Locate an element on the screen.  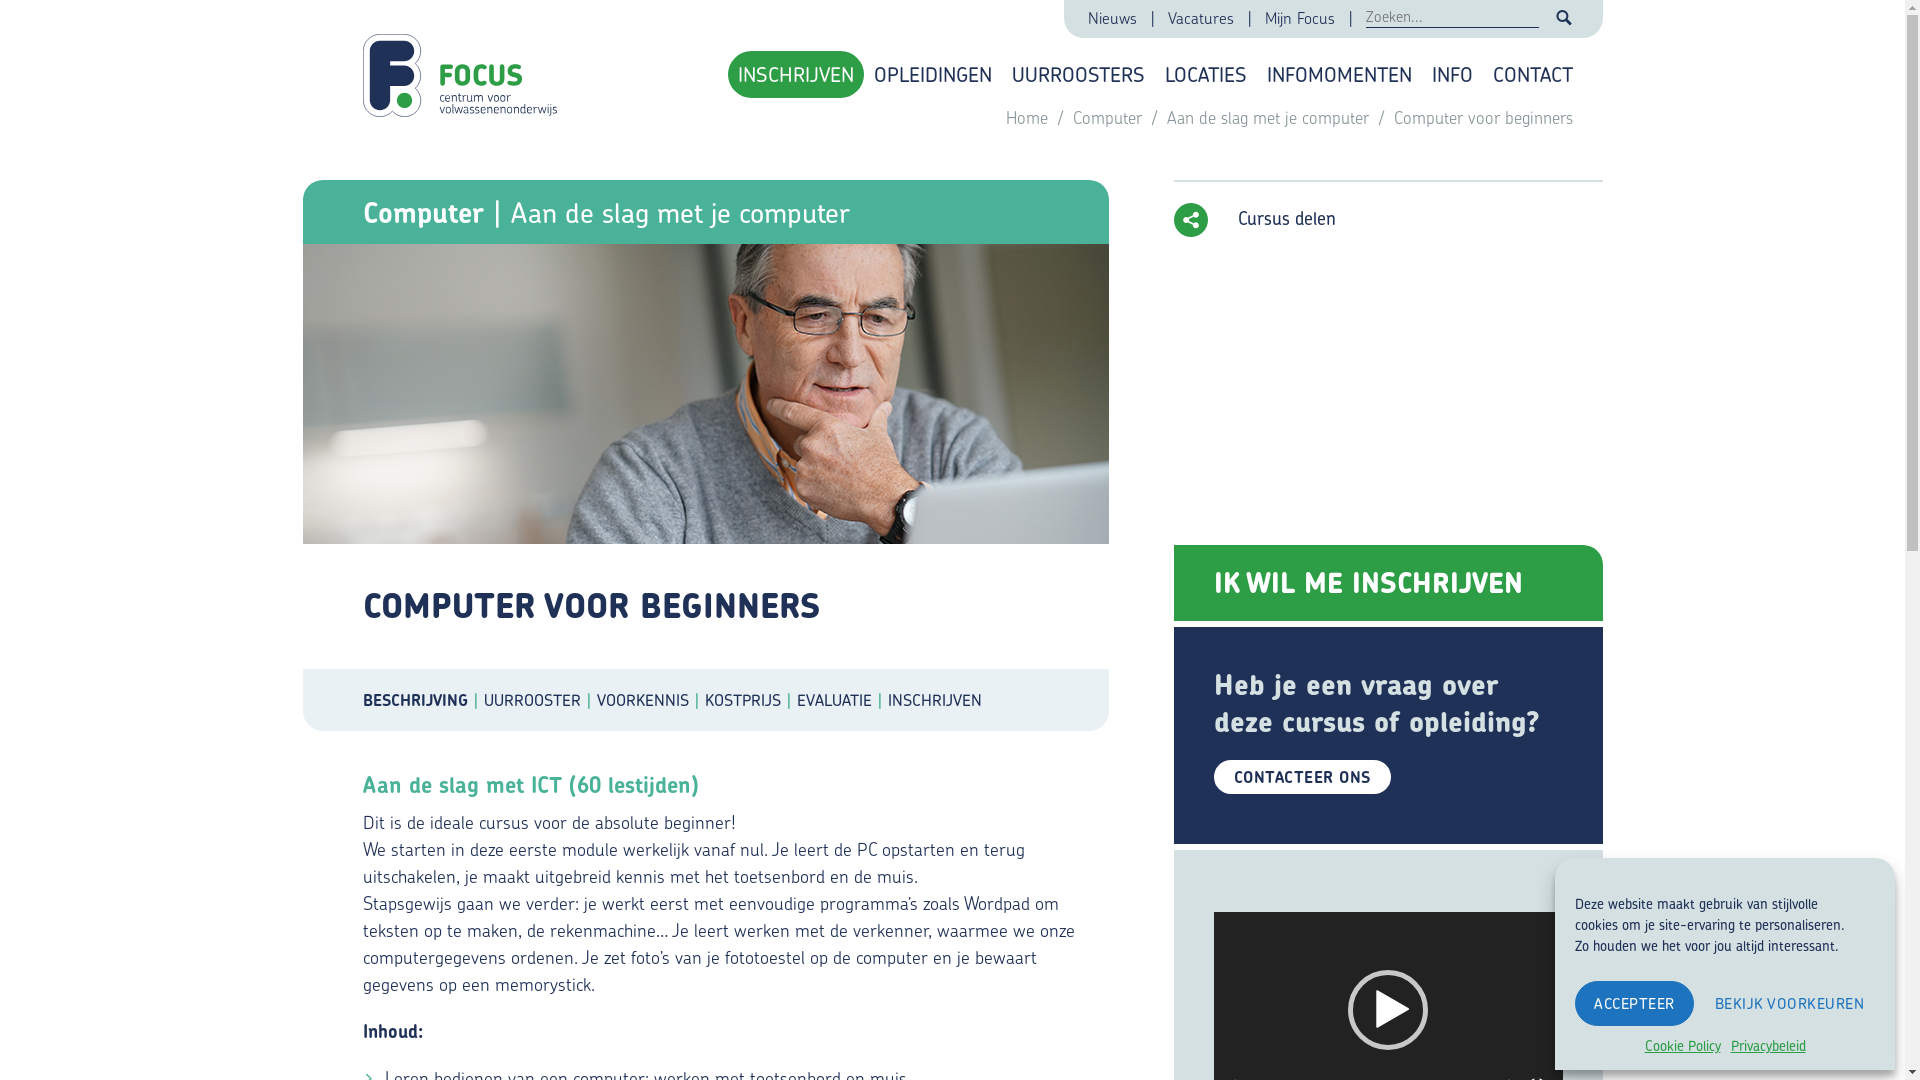
'Homepage CVO Focus' is located at coordinates (463, 64).